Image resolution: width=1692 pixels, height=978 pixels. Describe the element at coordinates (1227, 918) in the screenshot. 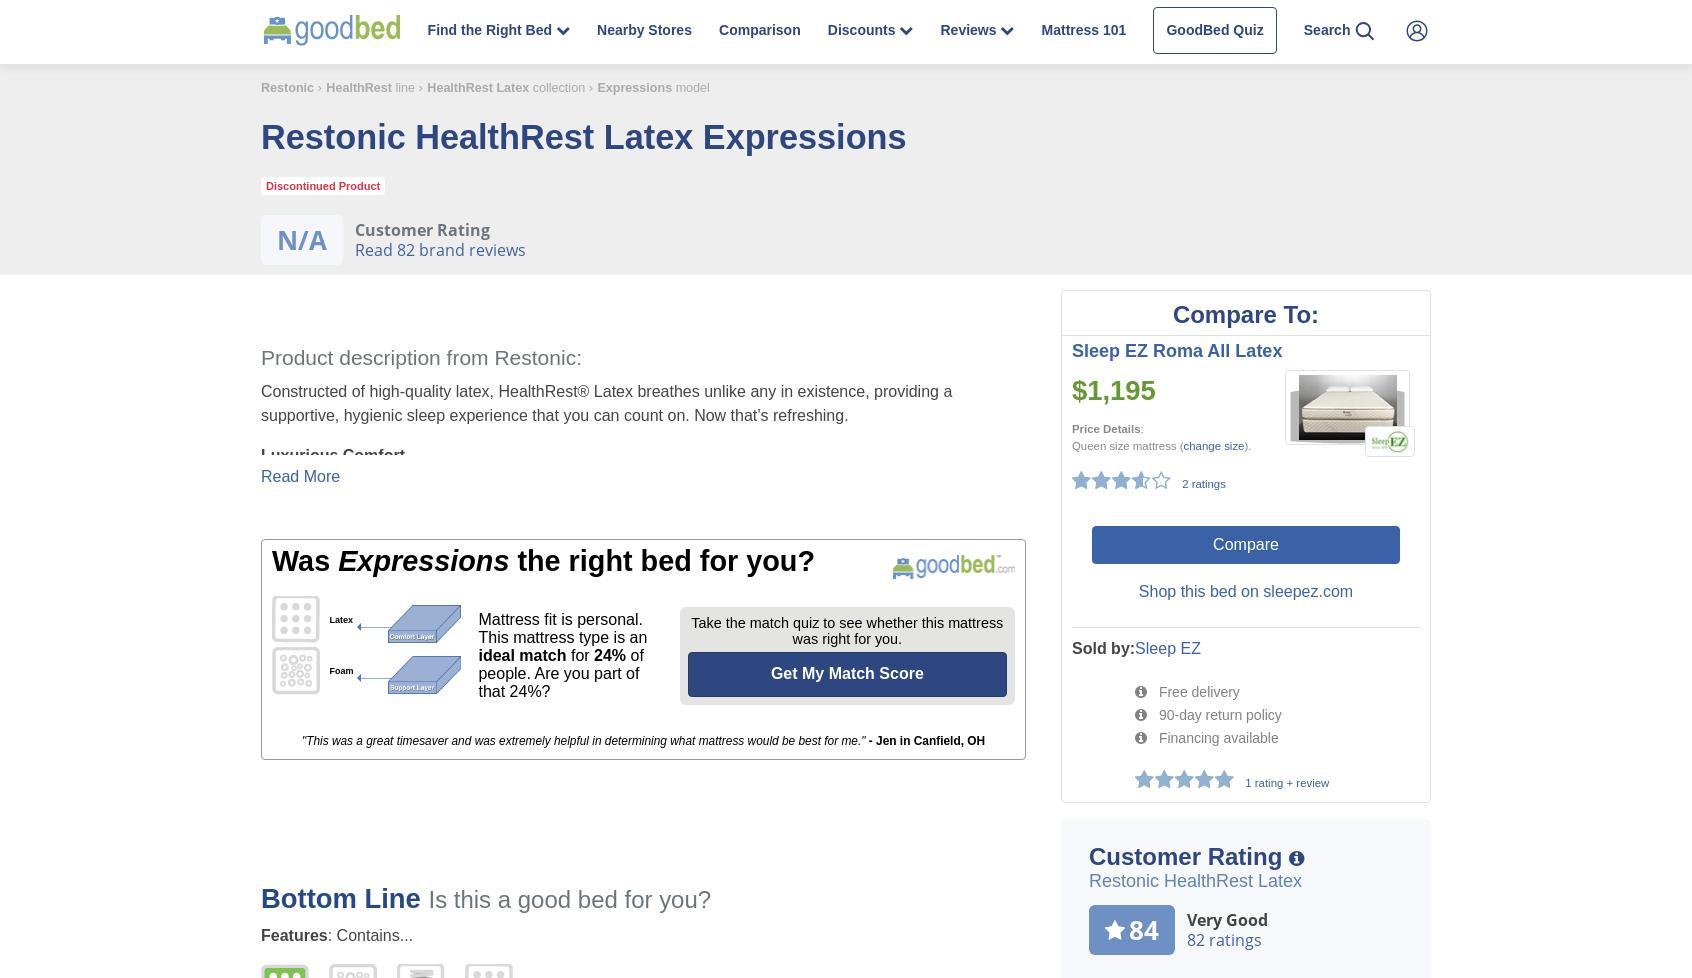

I see `'Very Good'` at that location.